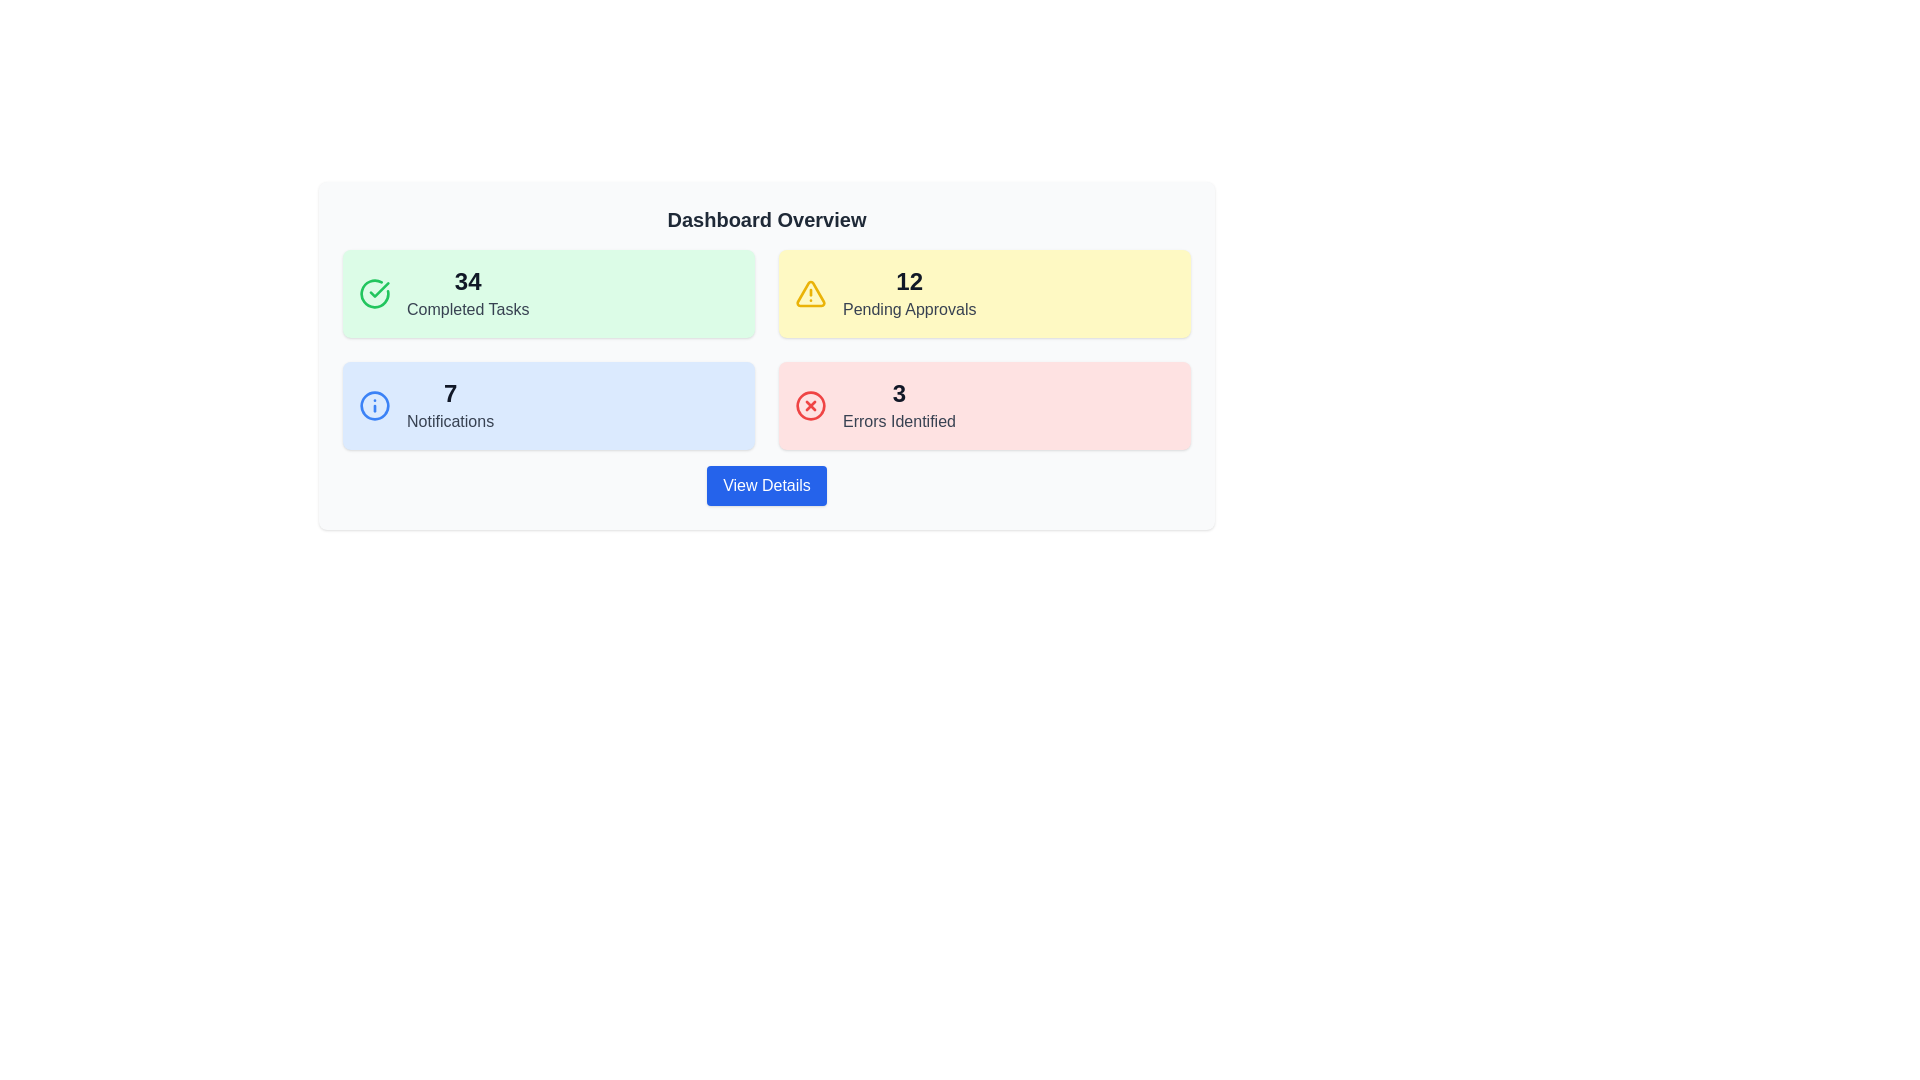 The width and height of the screenshot is (1920, 1080). Describe the element at coordinates (374, 293) in the screenshot. I see `the circular icon with a green checkmark located in the 'Completed Tasks' section of the dashboard` at that location.